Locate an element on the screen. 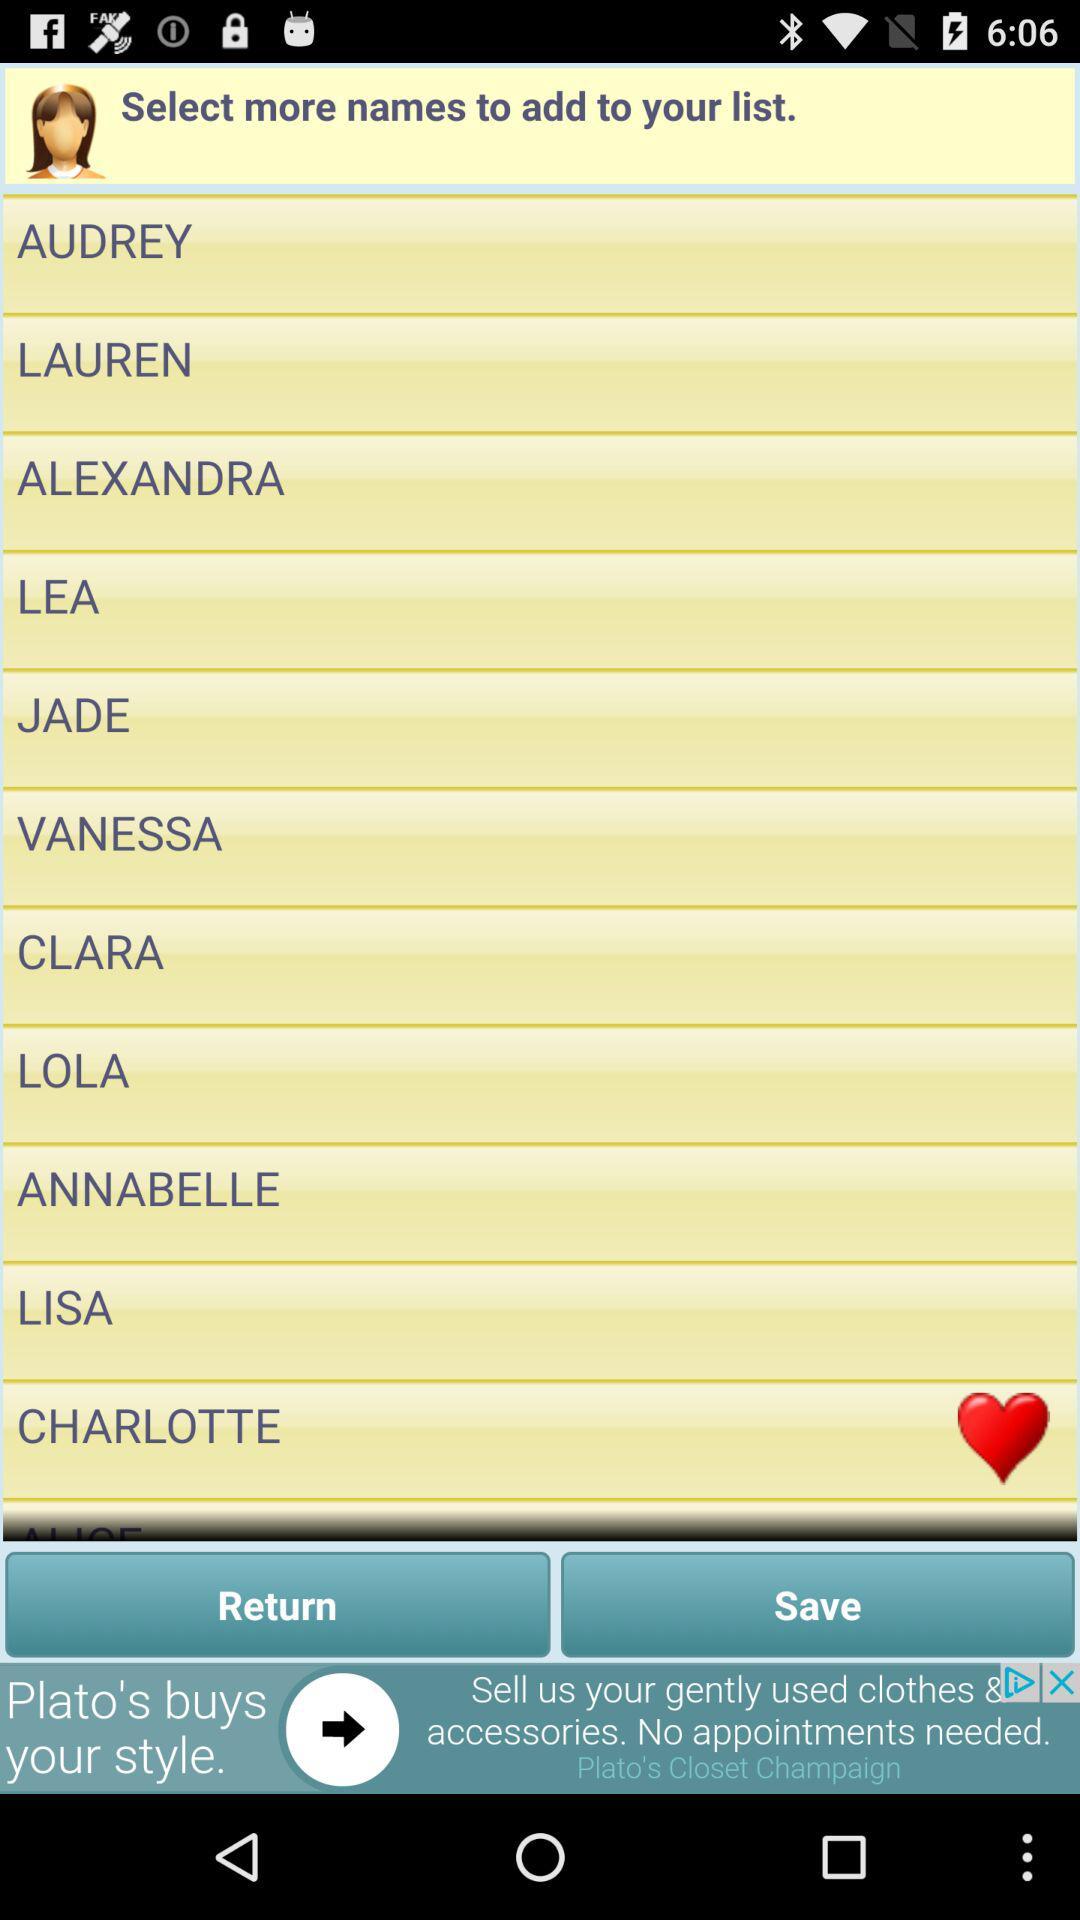 The width and height of the screenshot is (1080, 1920). to favorites is located at coordinates (1003, 1320).